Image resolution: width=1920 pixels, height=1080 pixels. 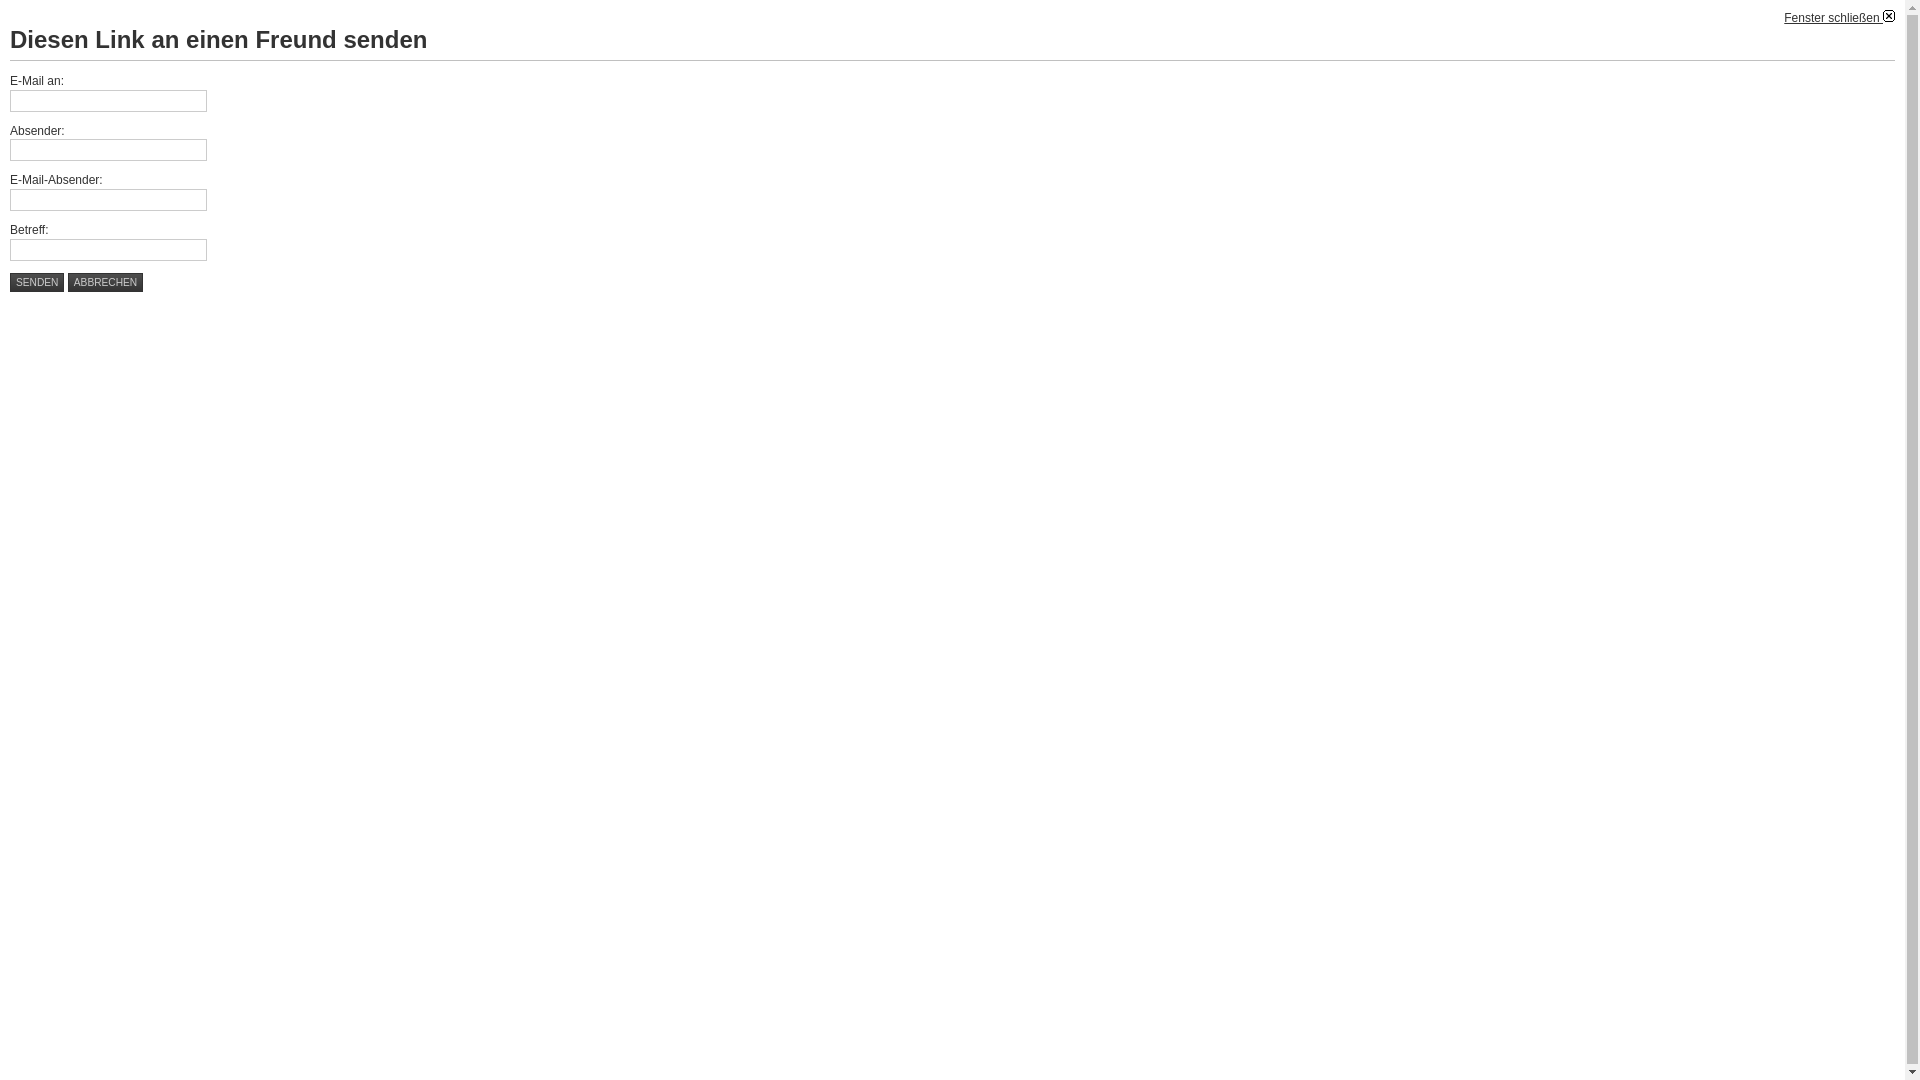 I want to click on 'SENDEN', so click(x=37, y=282).